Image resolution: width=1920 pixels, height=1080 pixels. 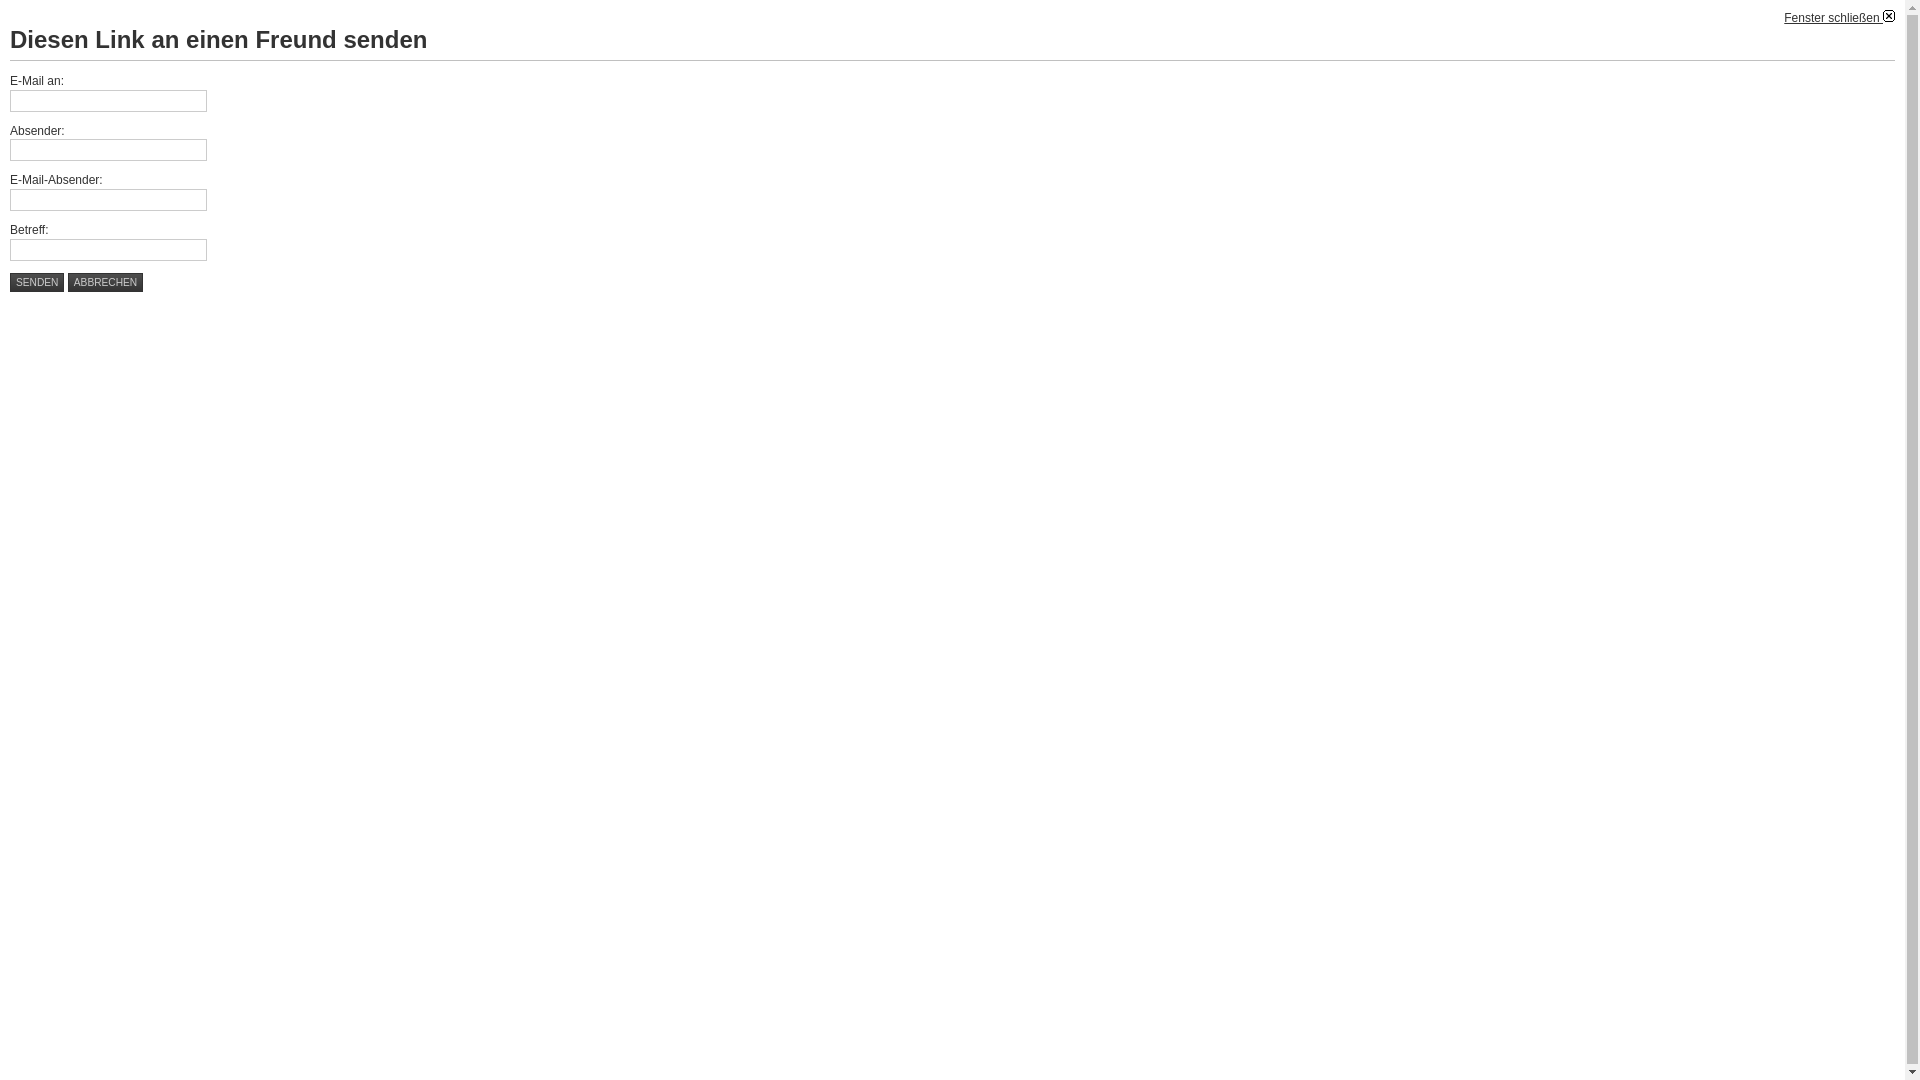 I want to click on 'SENDEN', so click(x=37, y=282).